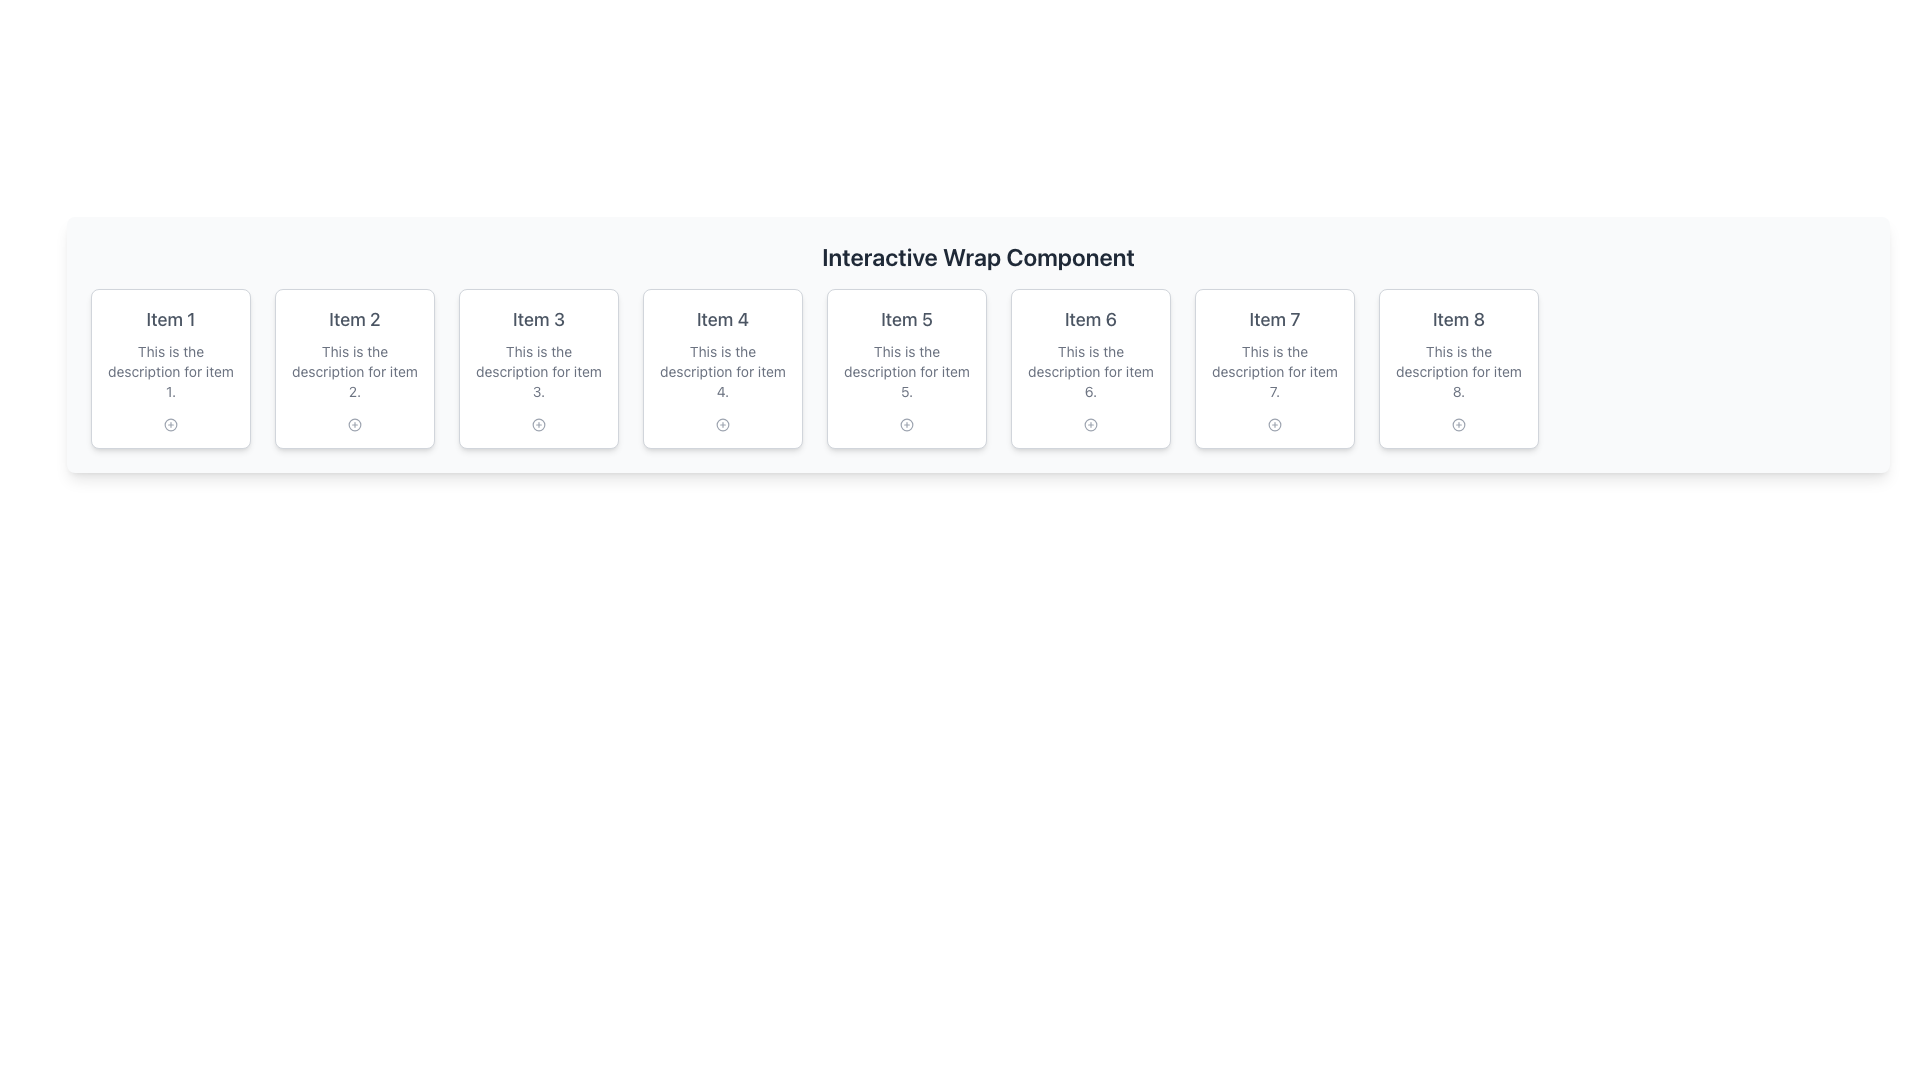  What do you see at coordinates (1089, 319) in the screenshot?
I see `the Text Label that identifies the card labeled 'Item 6', positioned at the top of the card in a horizontally arranged grid` at bounding box center [1089, 319].